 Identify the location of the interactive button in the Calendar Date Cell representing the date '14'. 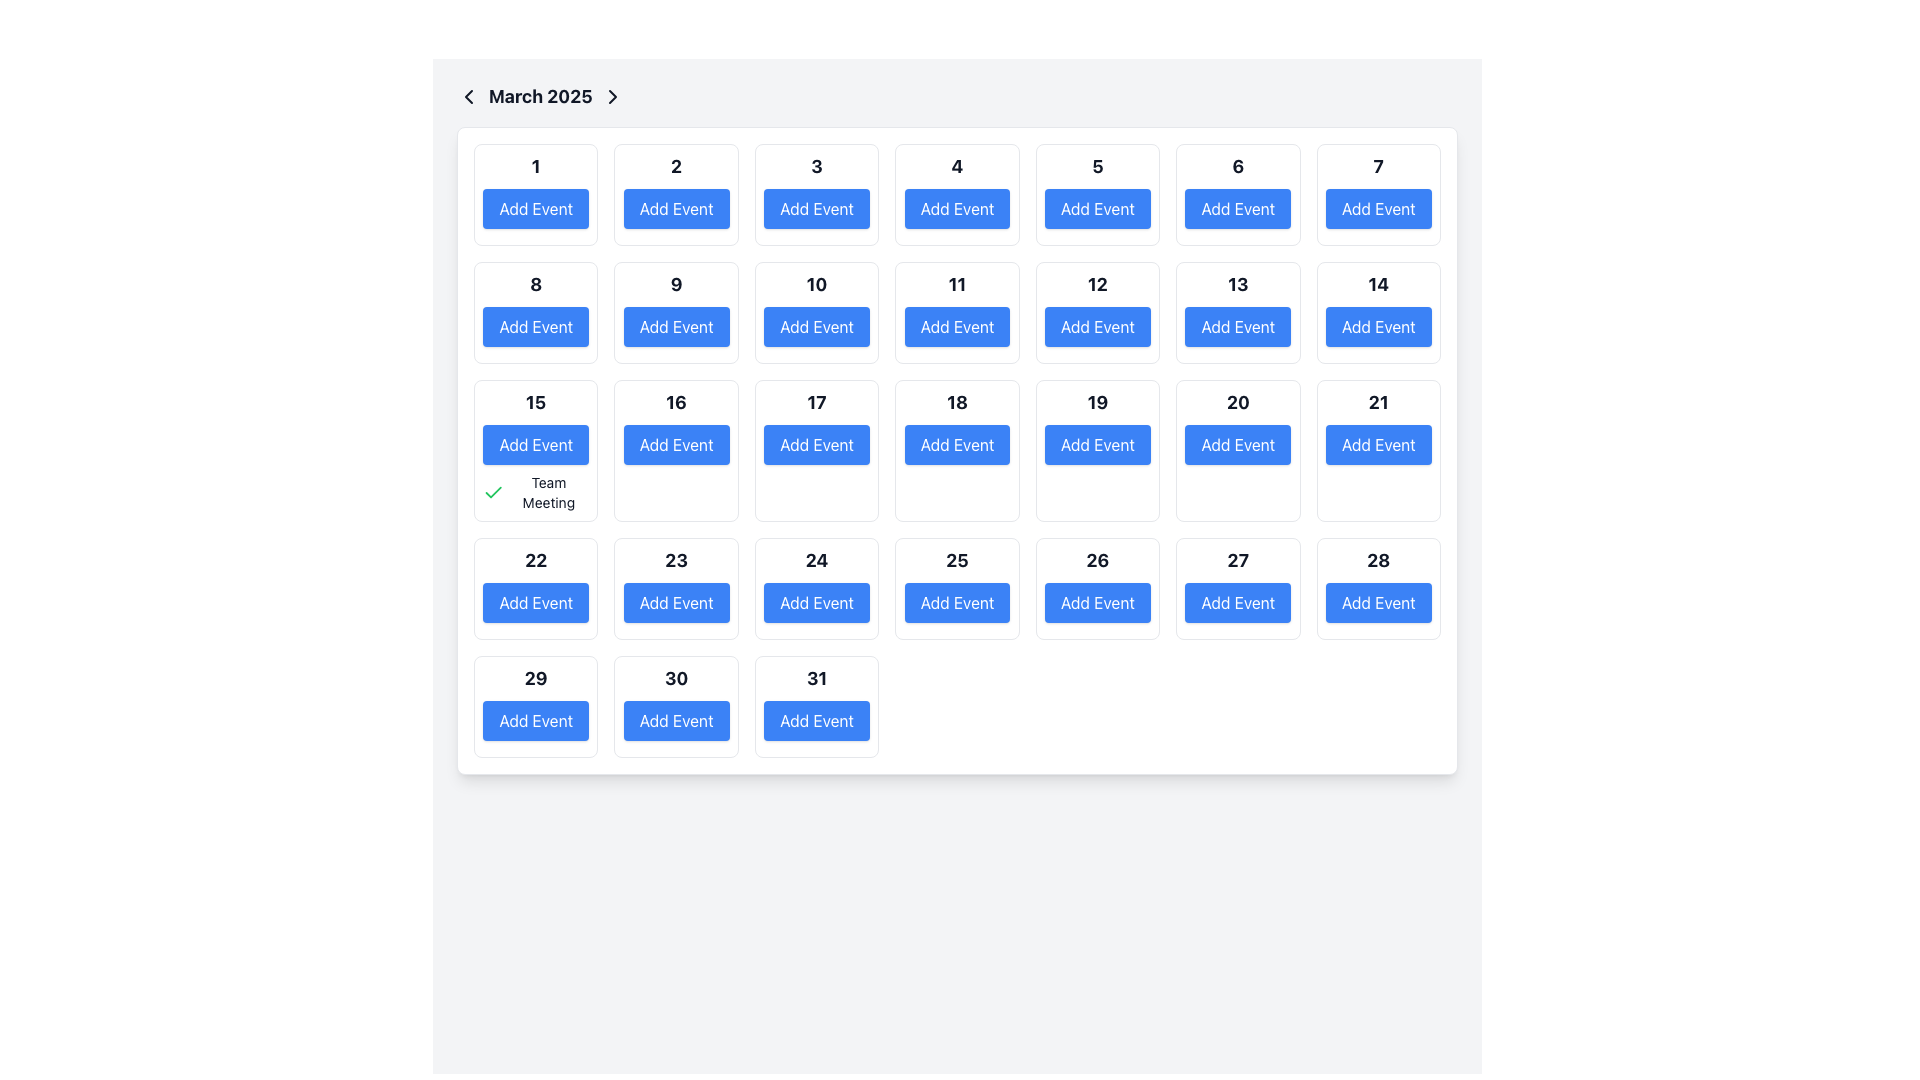
(1377, 312).